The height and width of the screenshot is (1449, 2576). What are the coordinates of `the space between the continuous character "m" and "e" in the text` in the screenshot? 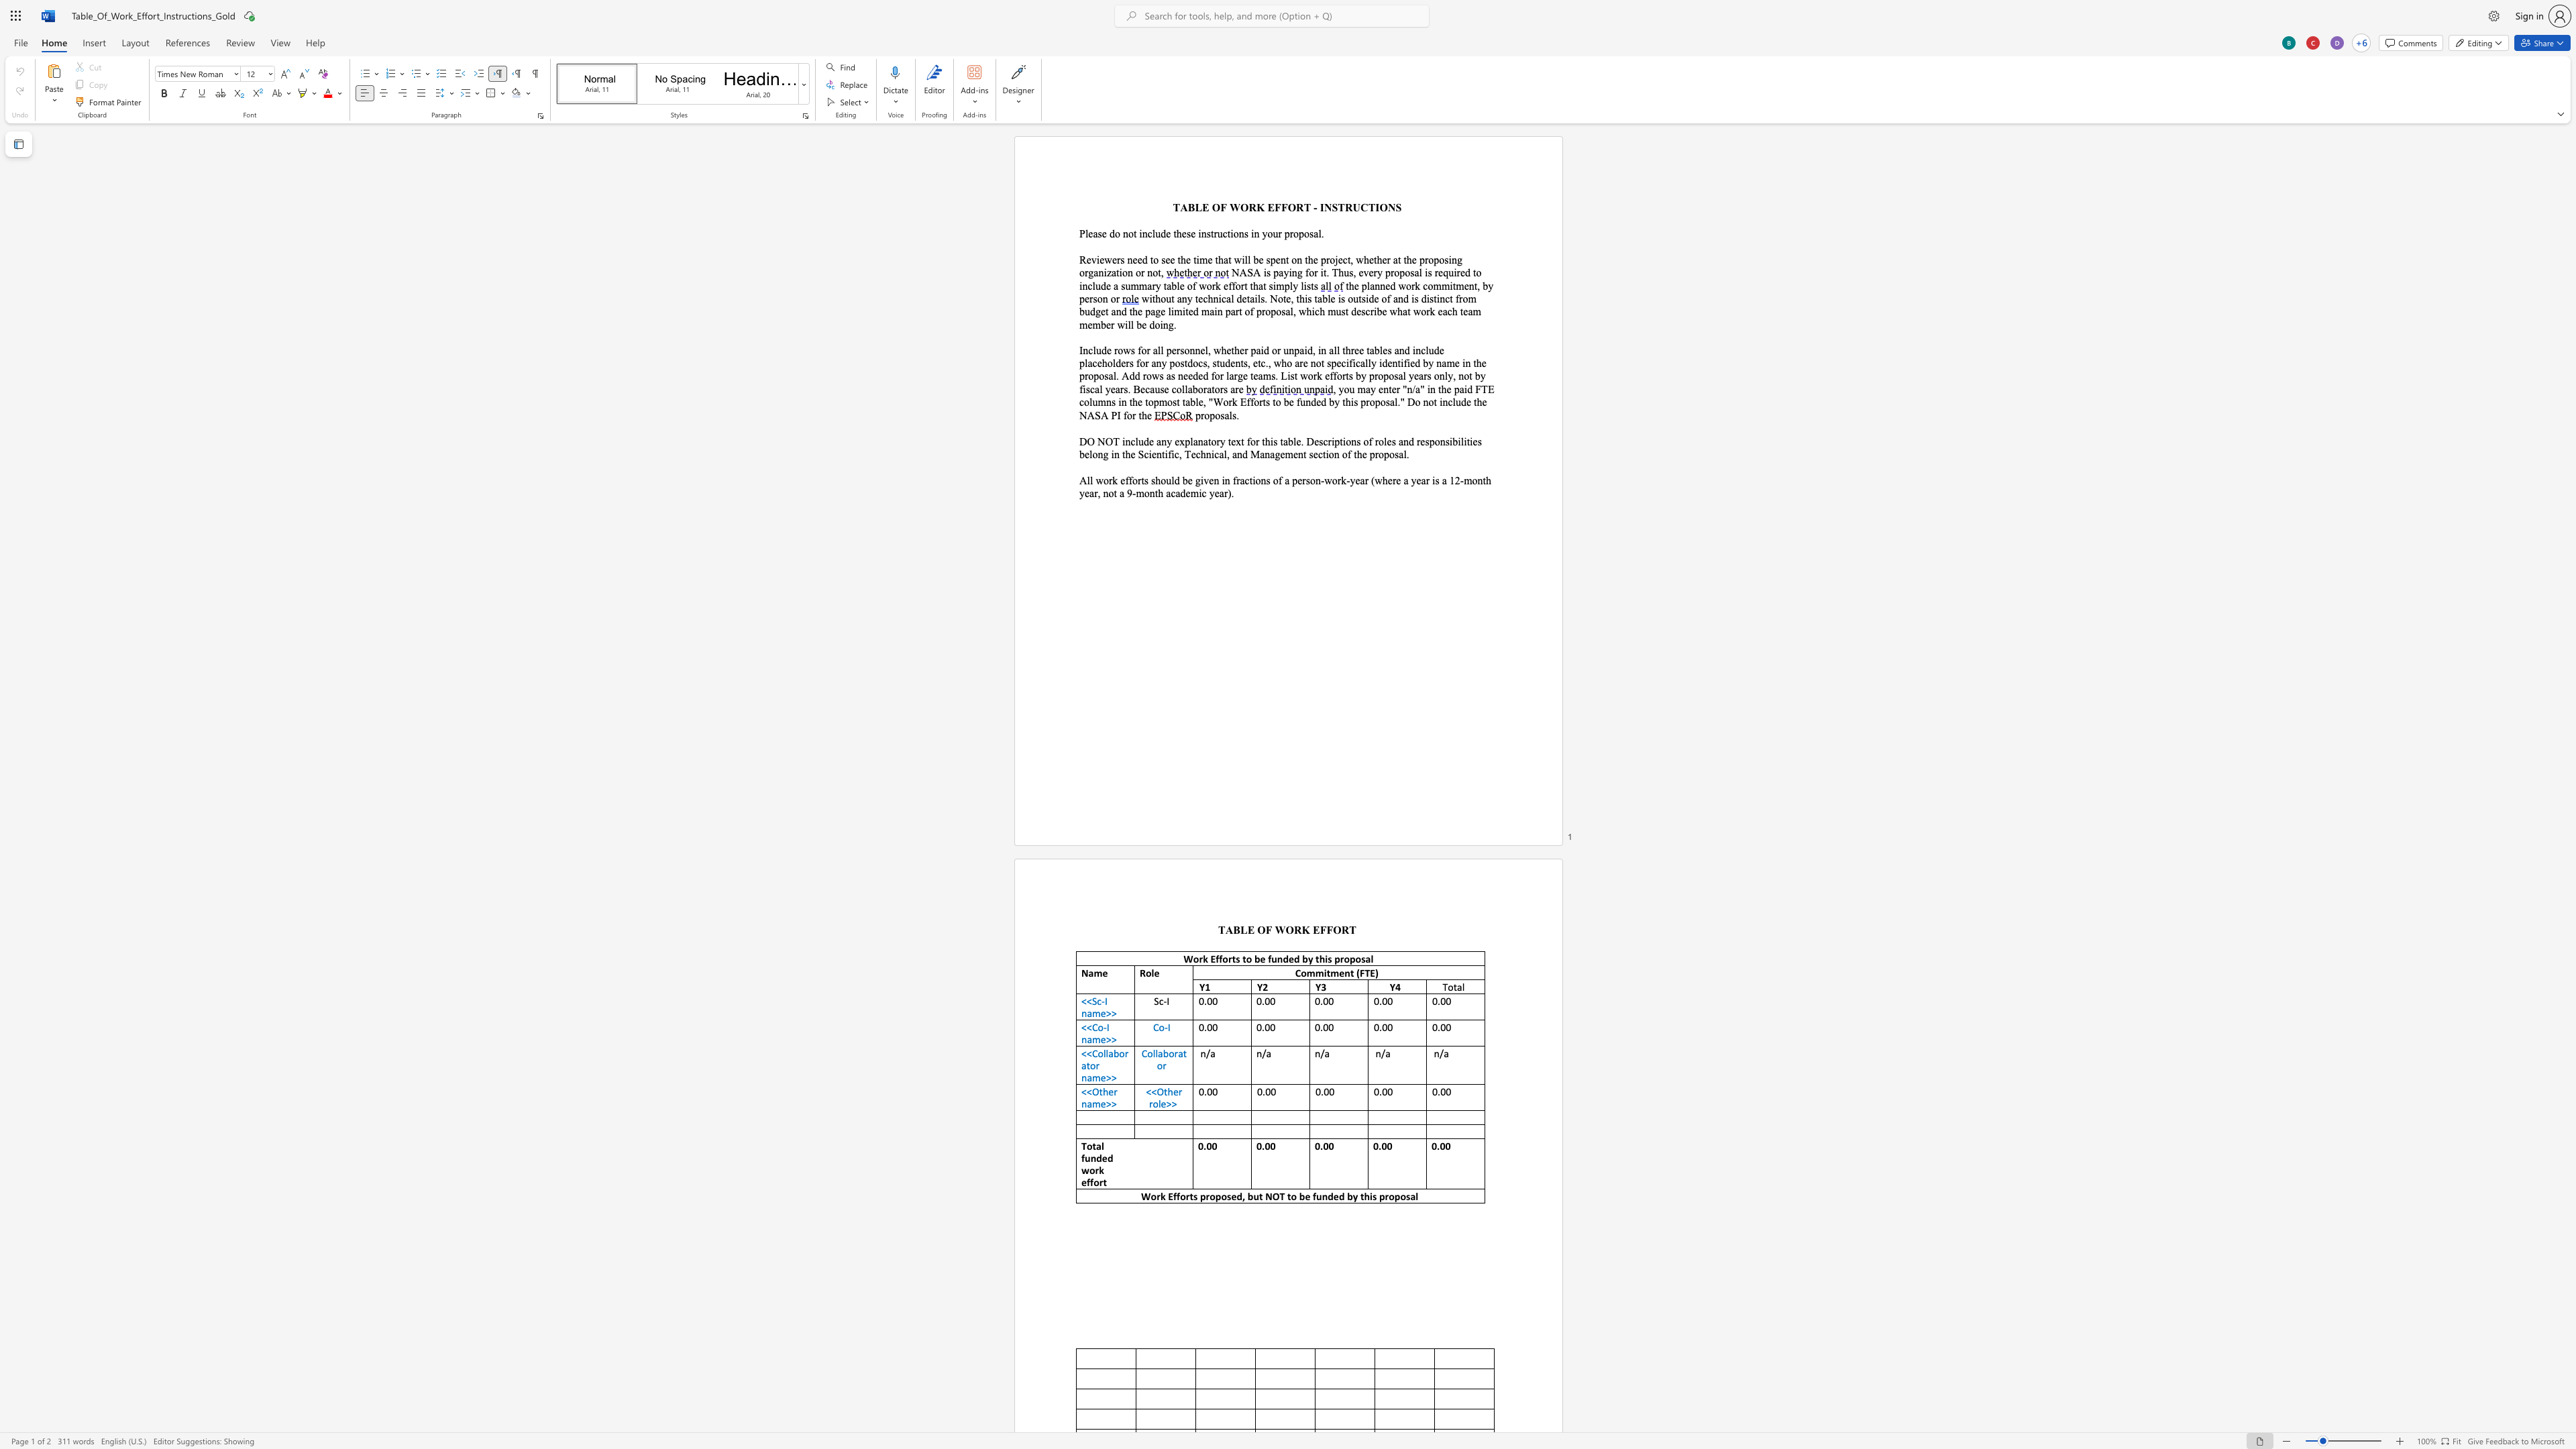 It's located at (1099, 1012).